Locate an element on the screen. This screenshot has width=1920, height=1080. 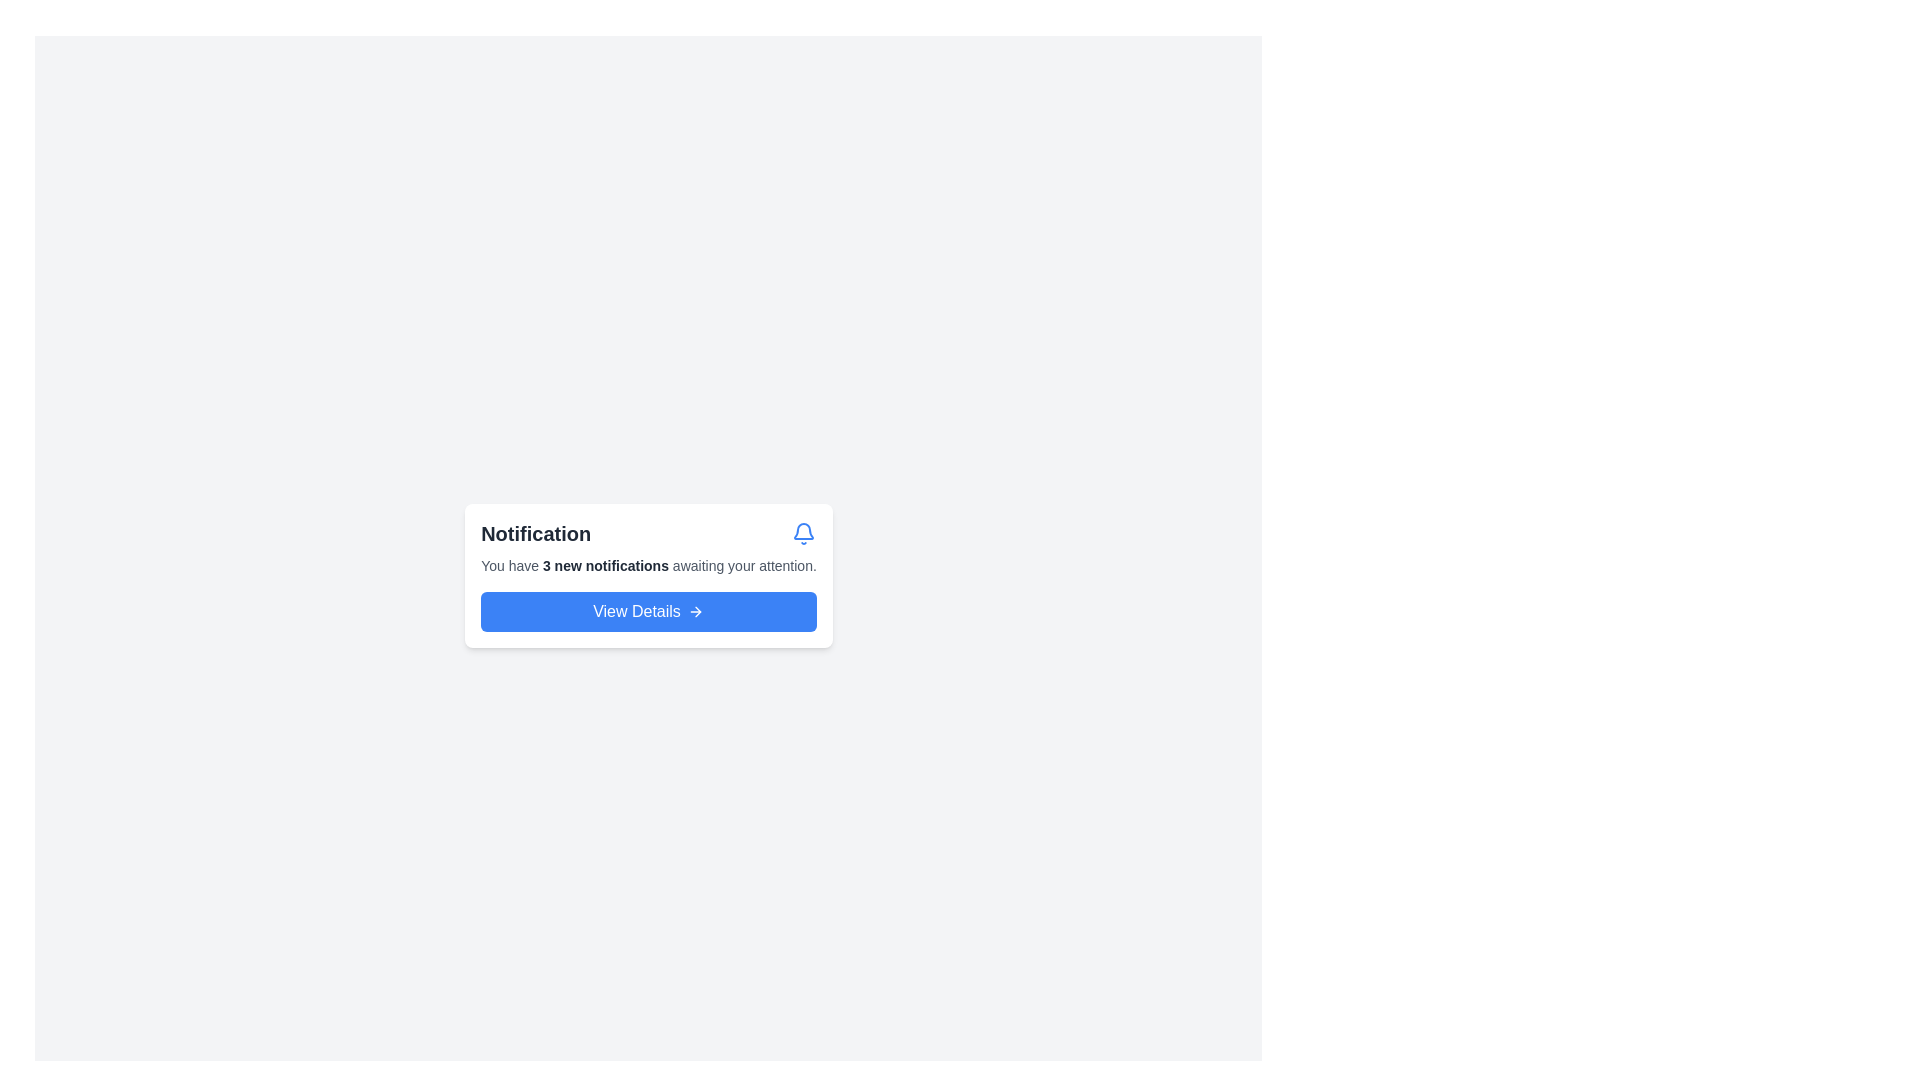
the text label that reads '3 new notifications' within the notification card is located at coordinates (604, 566).